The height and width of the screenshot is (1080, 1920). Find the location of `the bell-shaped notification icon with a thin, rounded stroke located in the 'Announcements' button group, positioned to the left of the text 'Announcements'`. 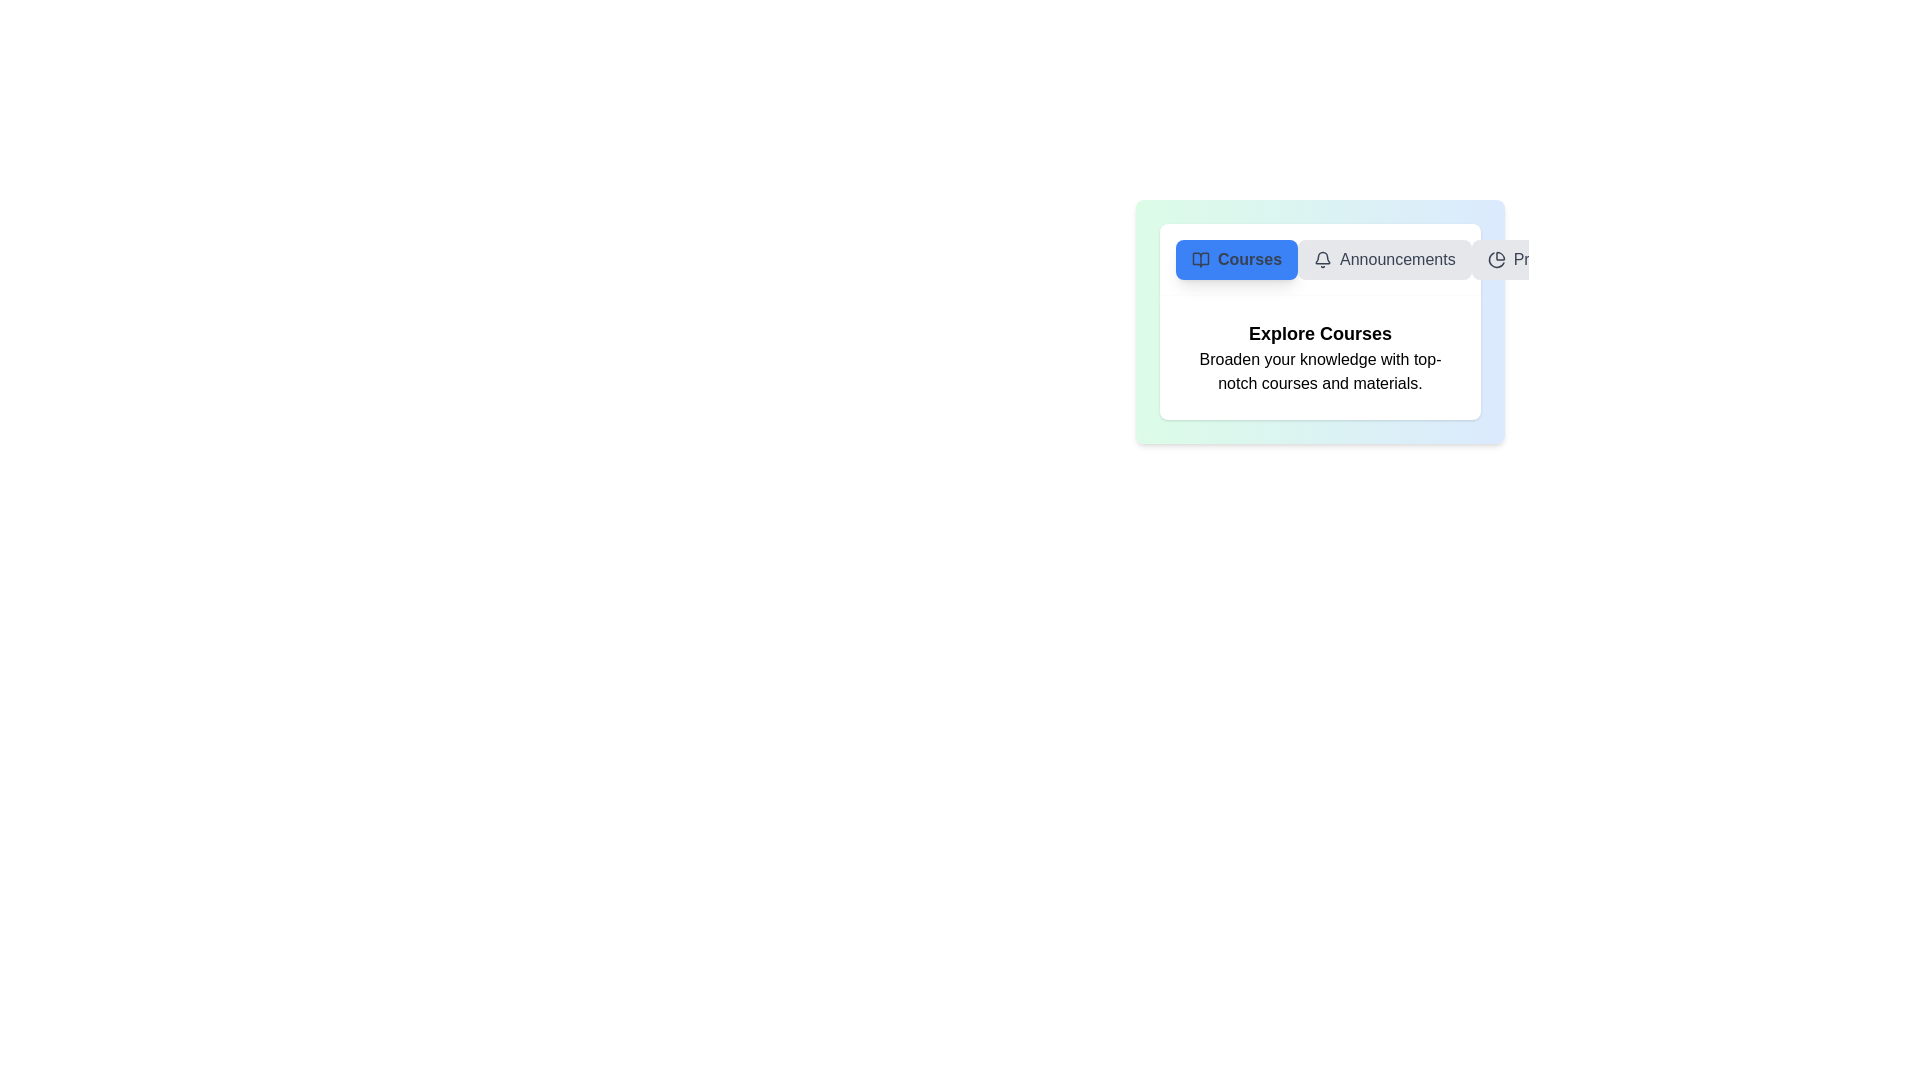

the bell-shaped notification icon with a thin, rounded stroke located in the 'Announcements' button group, positioned to the left of the text 'Announcements' is located at coordinates (1323, 258).